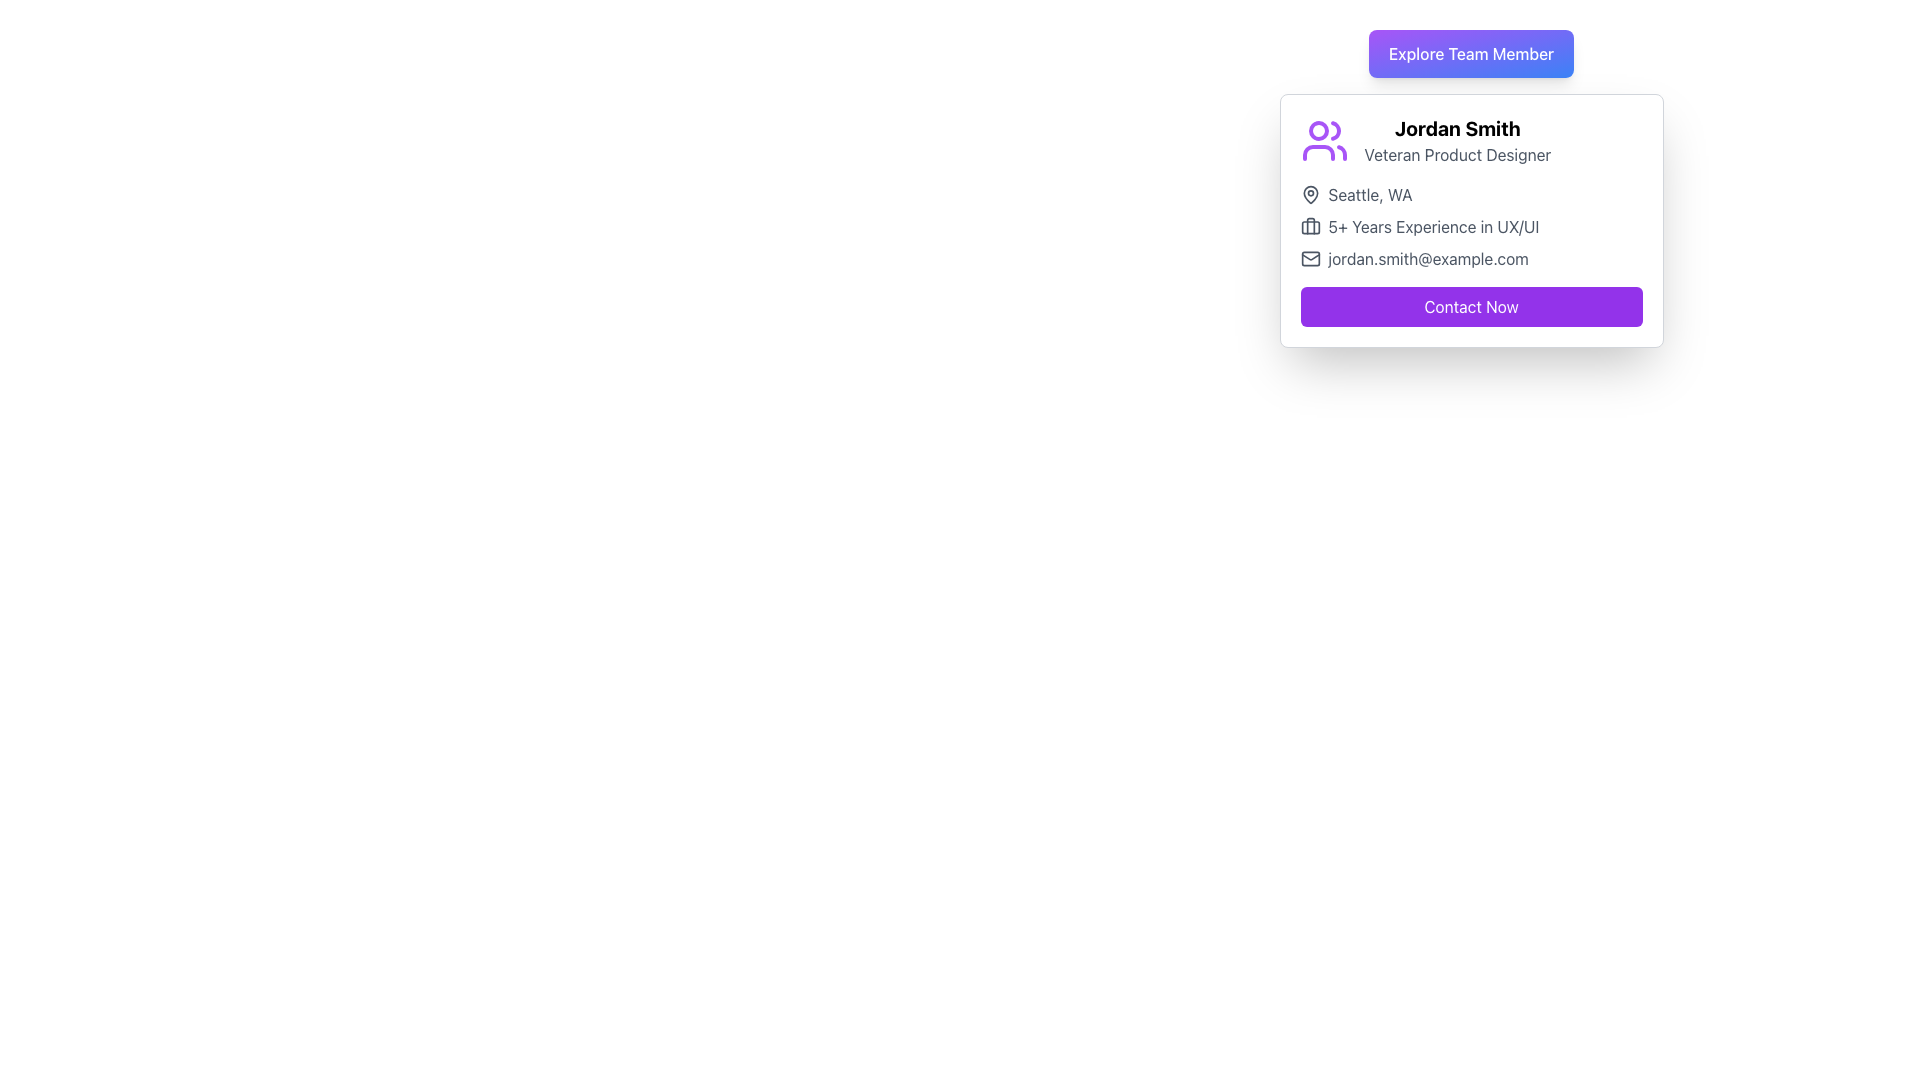 The height and width of the screenshot is (1080, 1920). Describe the element at coordinates (1471, 195) in the screenshot. I see `the first entry in the vertical list that displays the location information 'Seattle, WA' with an accompanying pin icon` at that location.